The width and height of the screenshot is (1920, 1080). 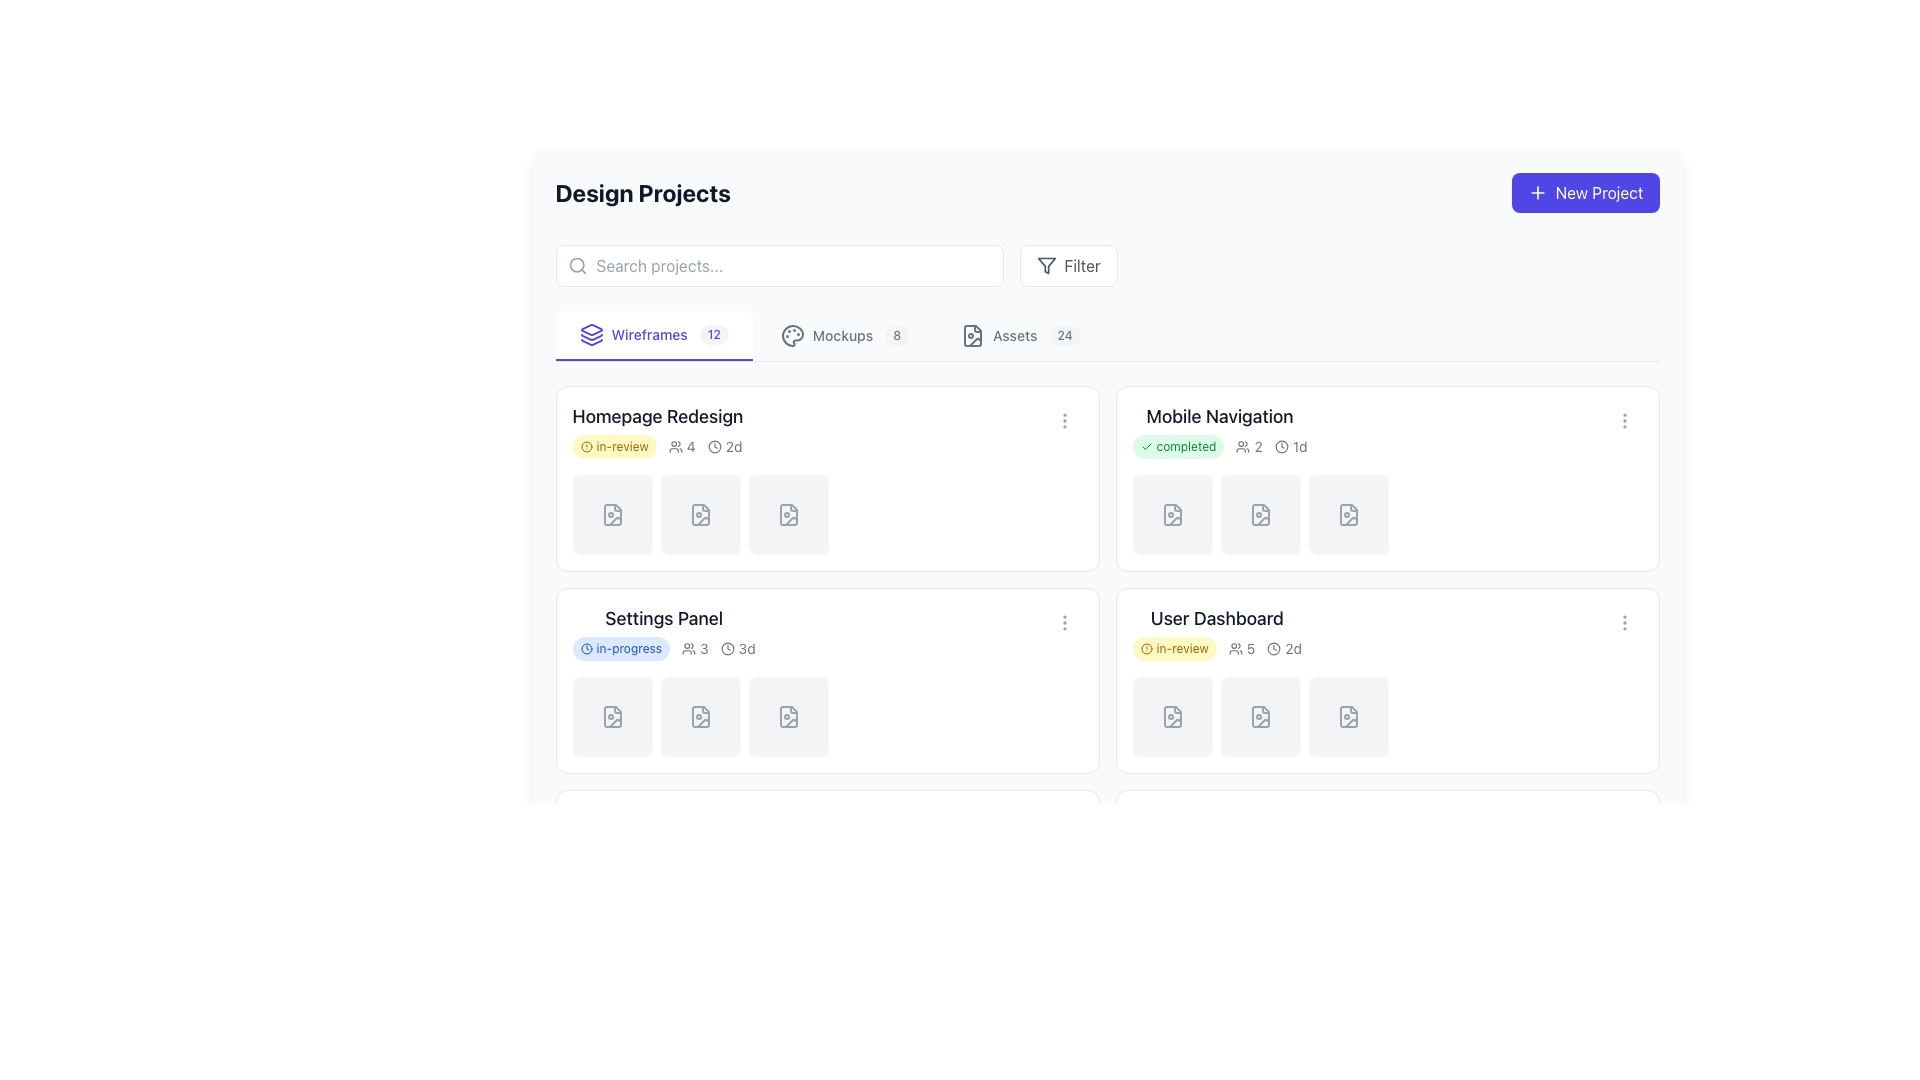 What do you see at coordinates (787, 918) in the screenshot?
I see `the file or document icon located at the bottom left tile of the grid layout under the 'Settings Panel'` at bounding box center [787, 918].